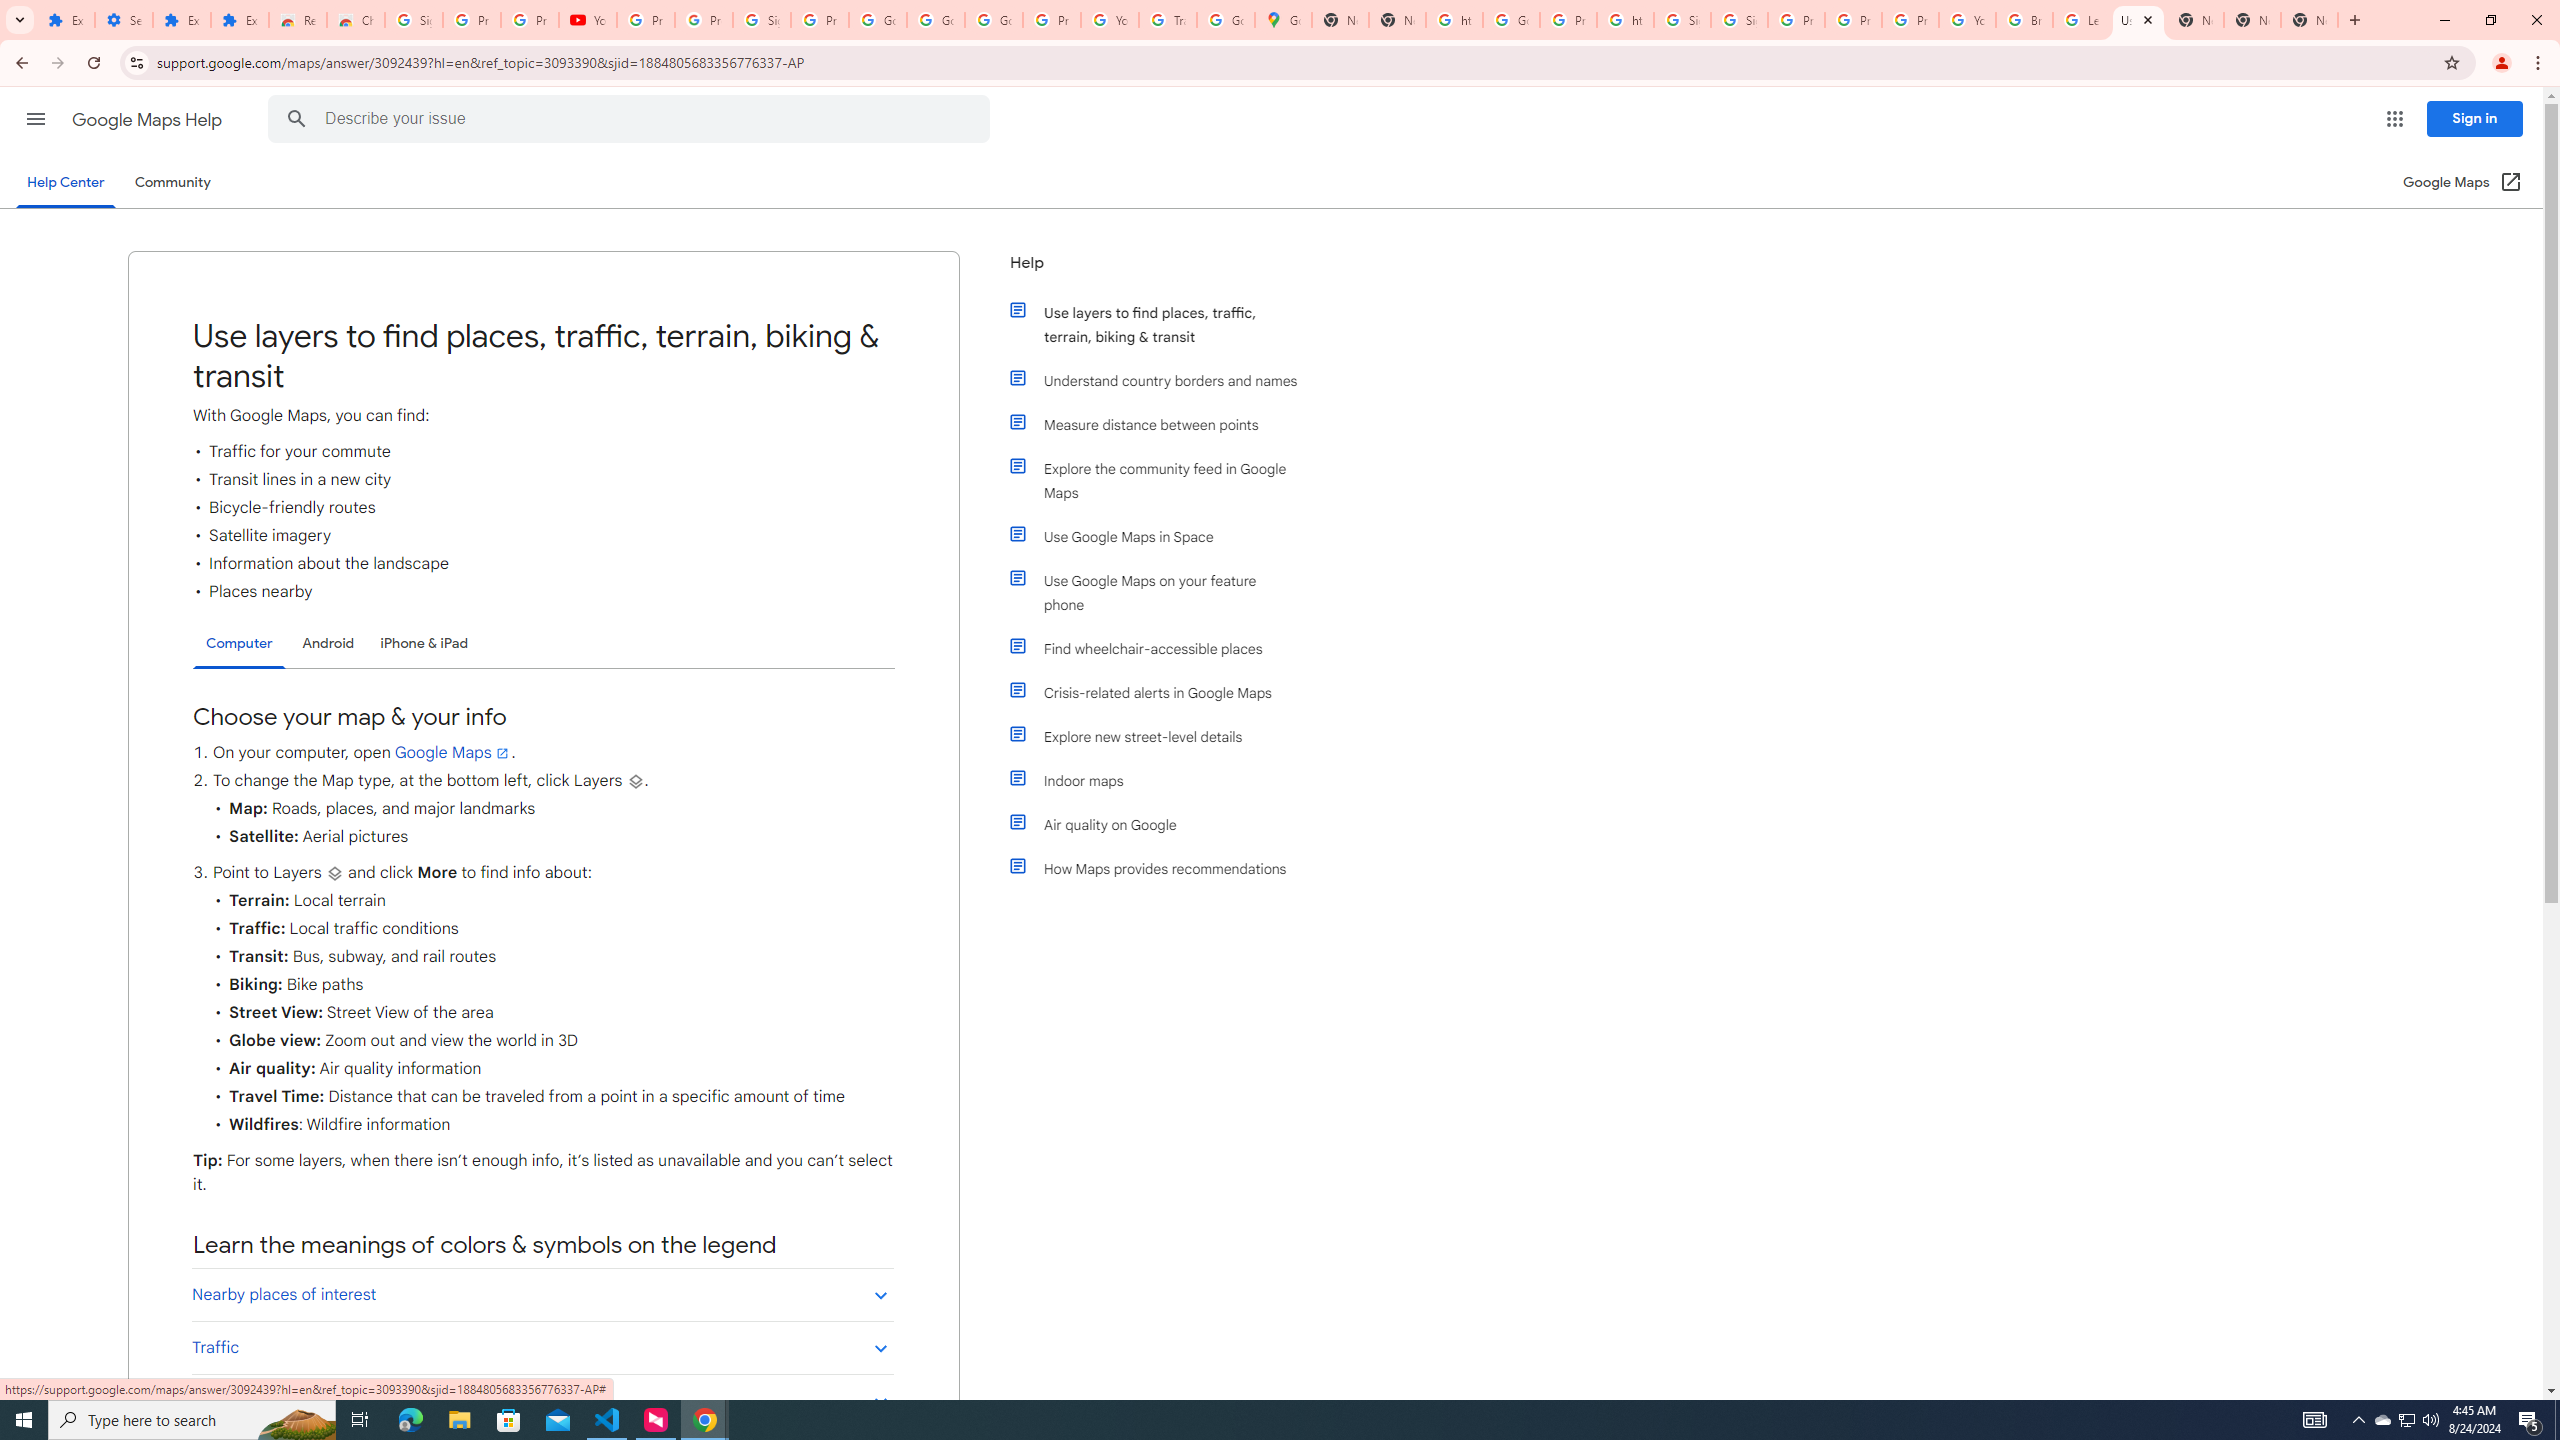 This screenshot has width=2560, height=1440. Describe the element at coordinates (542, 1294) in the screenshot. I see `'Nearby places of interest'` at that location.